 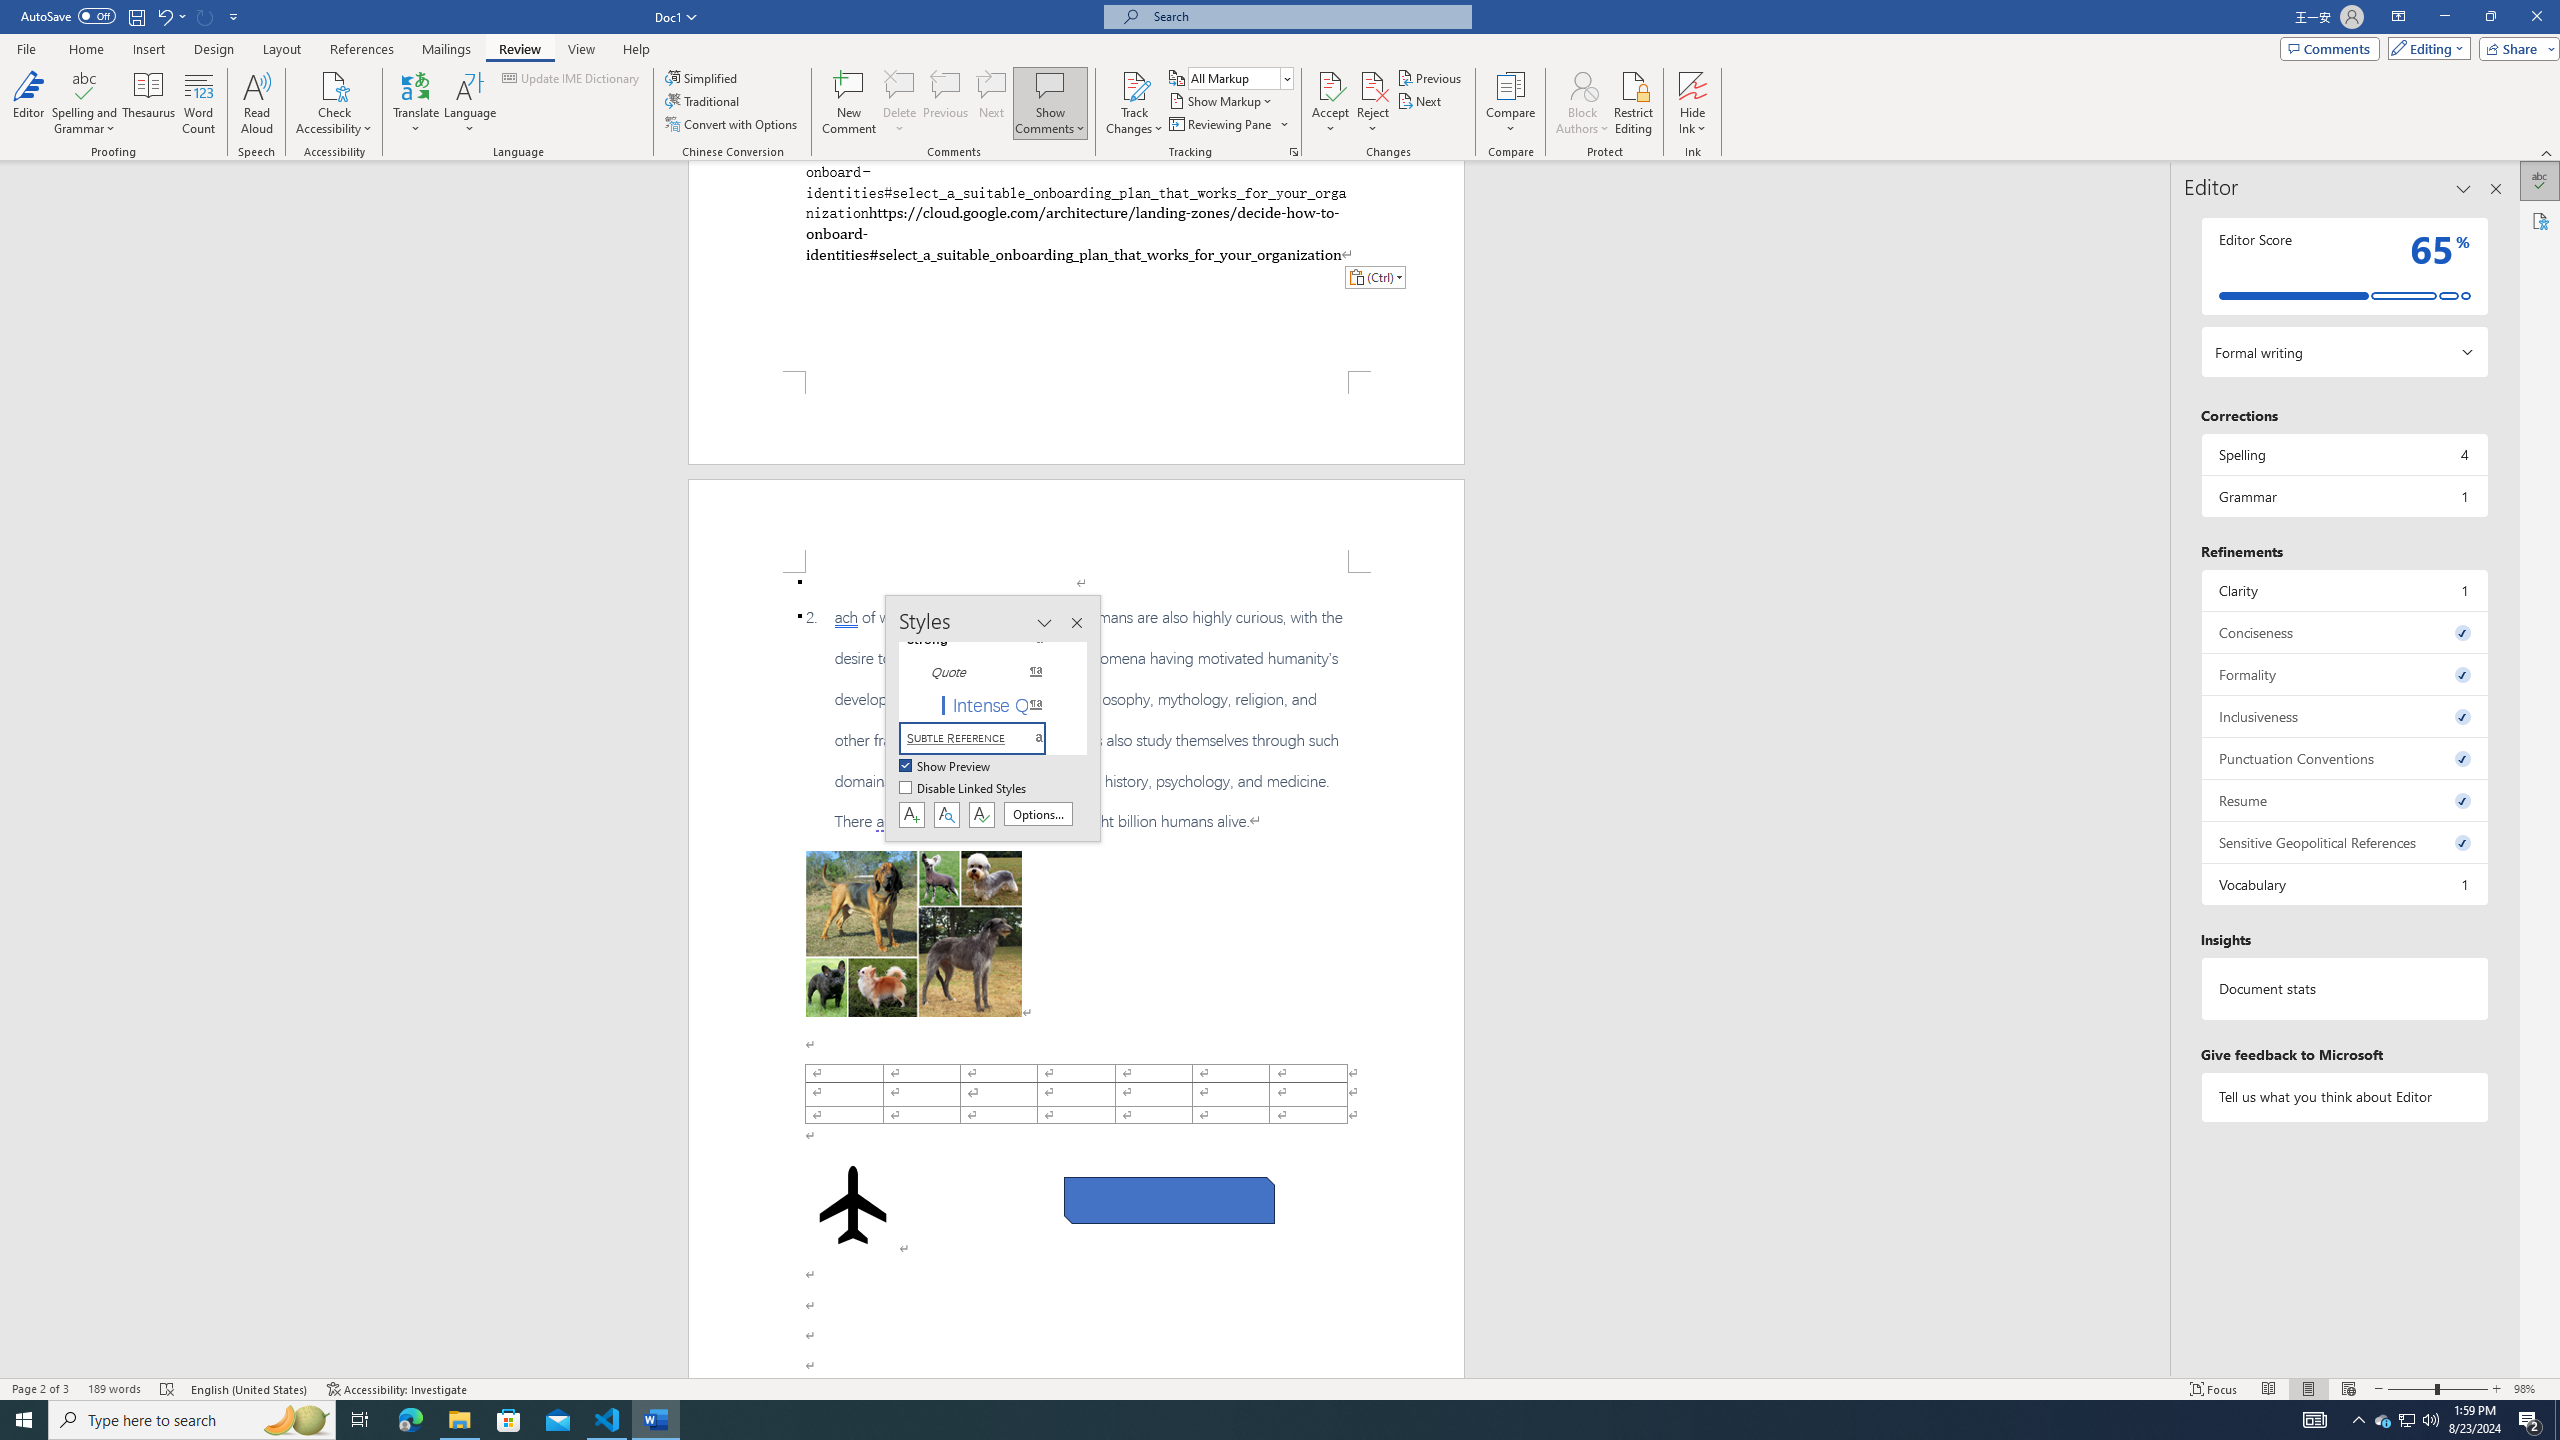 What do you see at coordinates (898, 84) in the screenshot?
I see `'Delete'` at bounding box center [898, 84].